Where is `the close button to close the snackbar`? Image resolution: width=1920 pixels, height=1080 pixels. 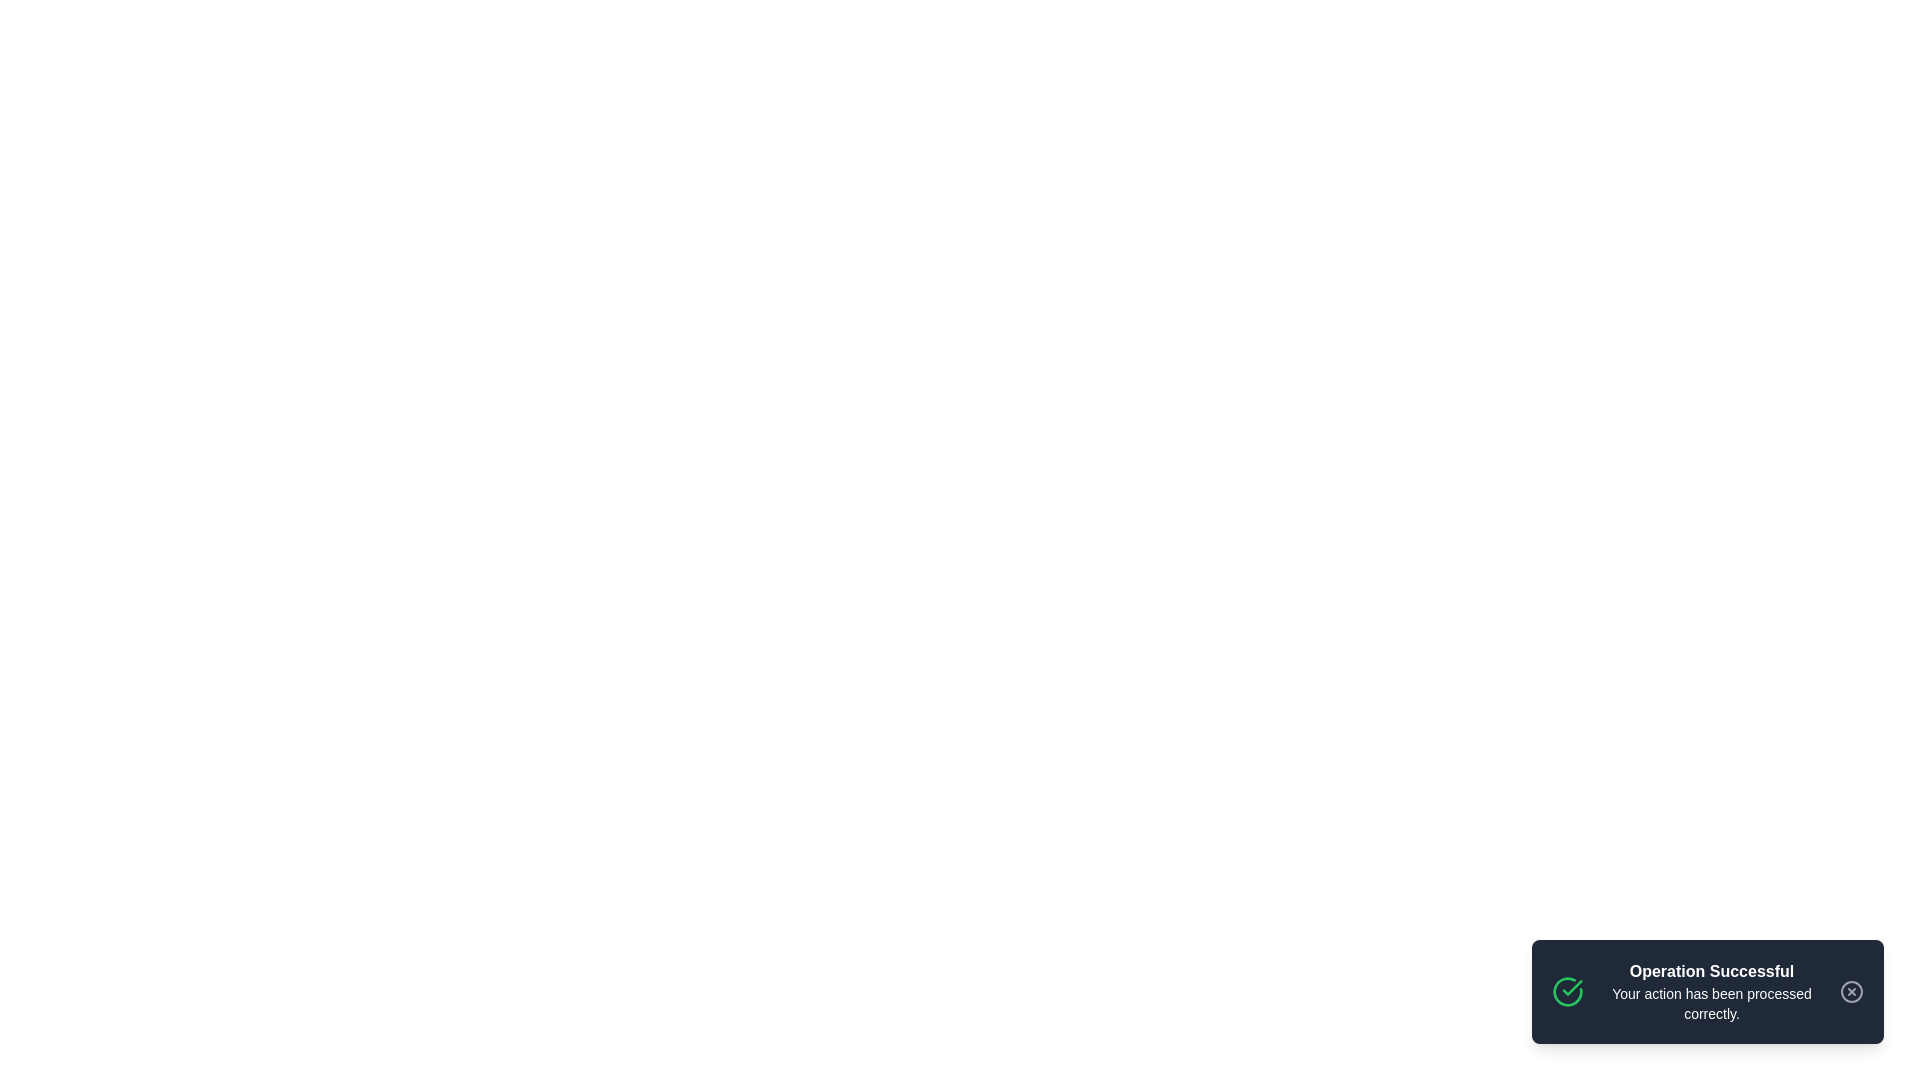 the close button to close the snackbar is located at coordinates (1851, 991).